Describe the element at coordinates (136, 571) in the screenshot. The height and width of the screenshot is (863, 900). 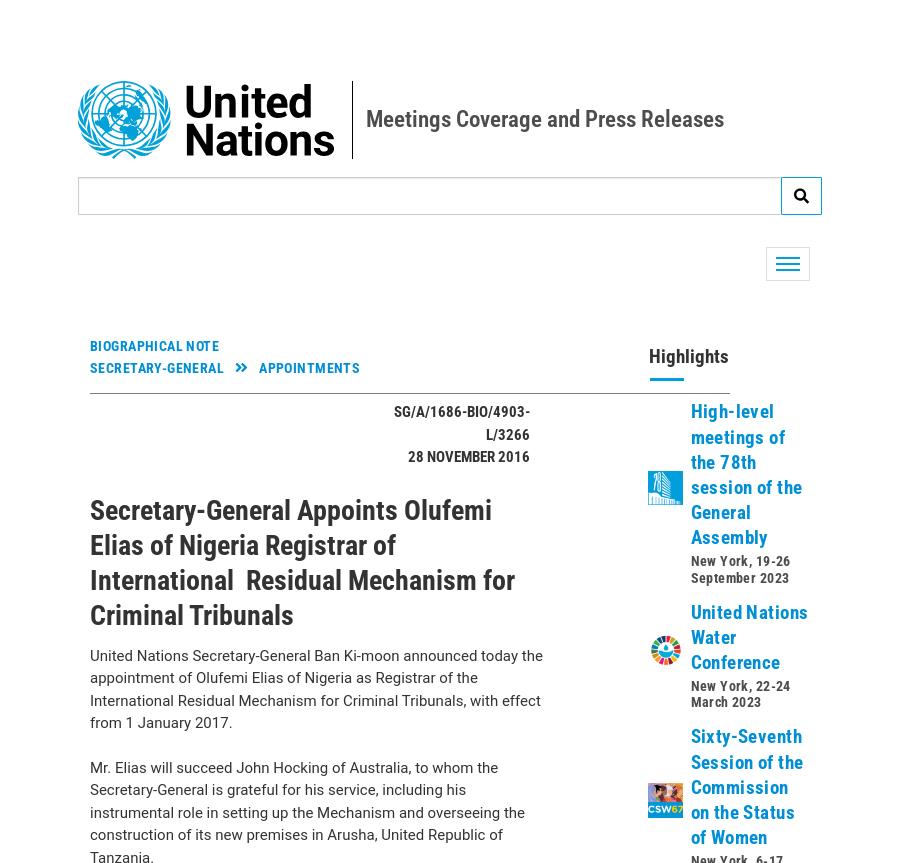
I see `'Journal'` at that location.